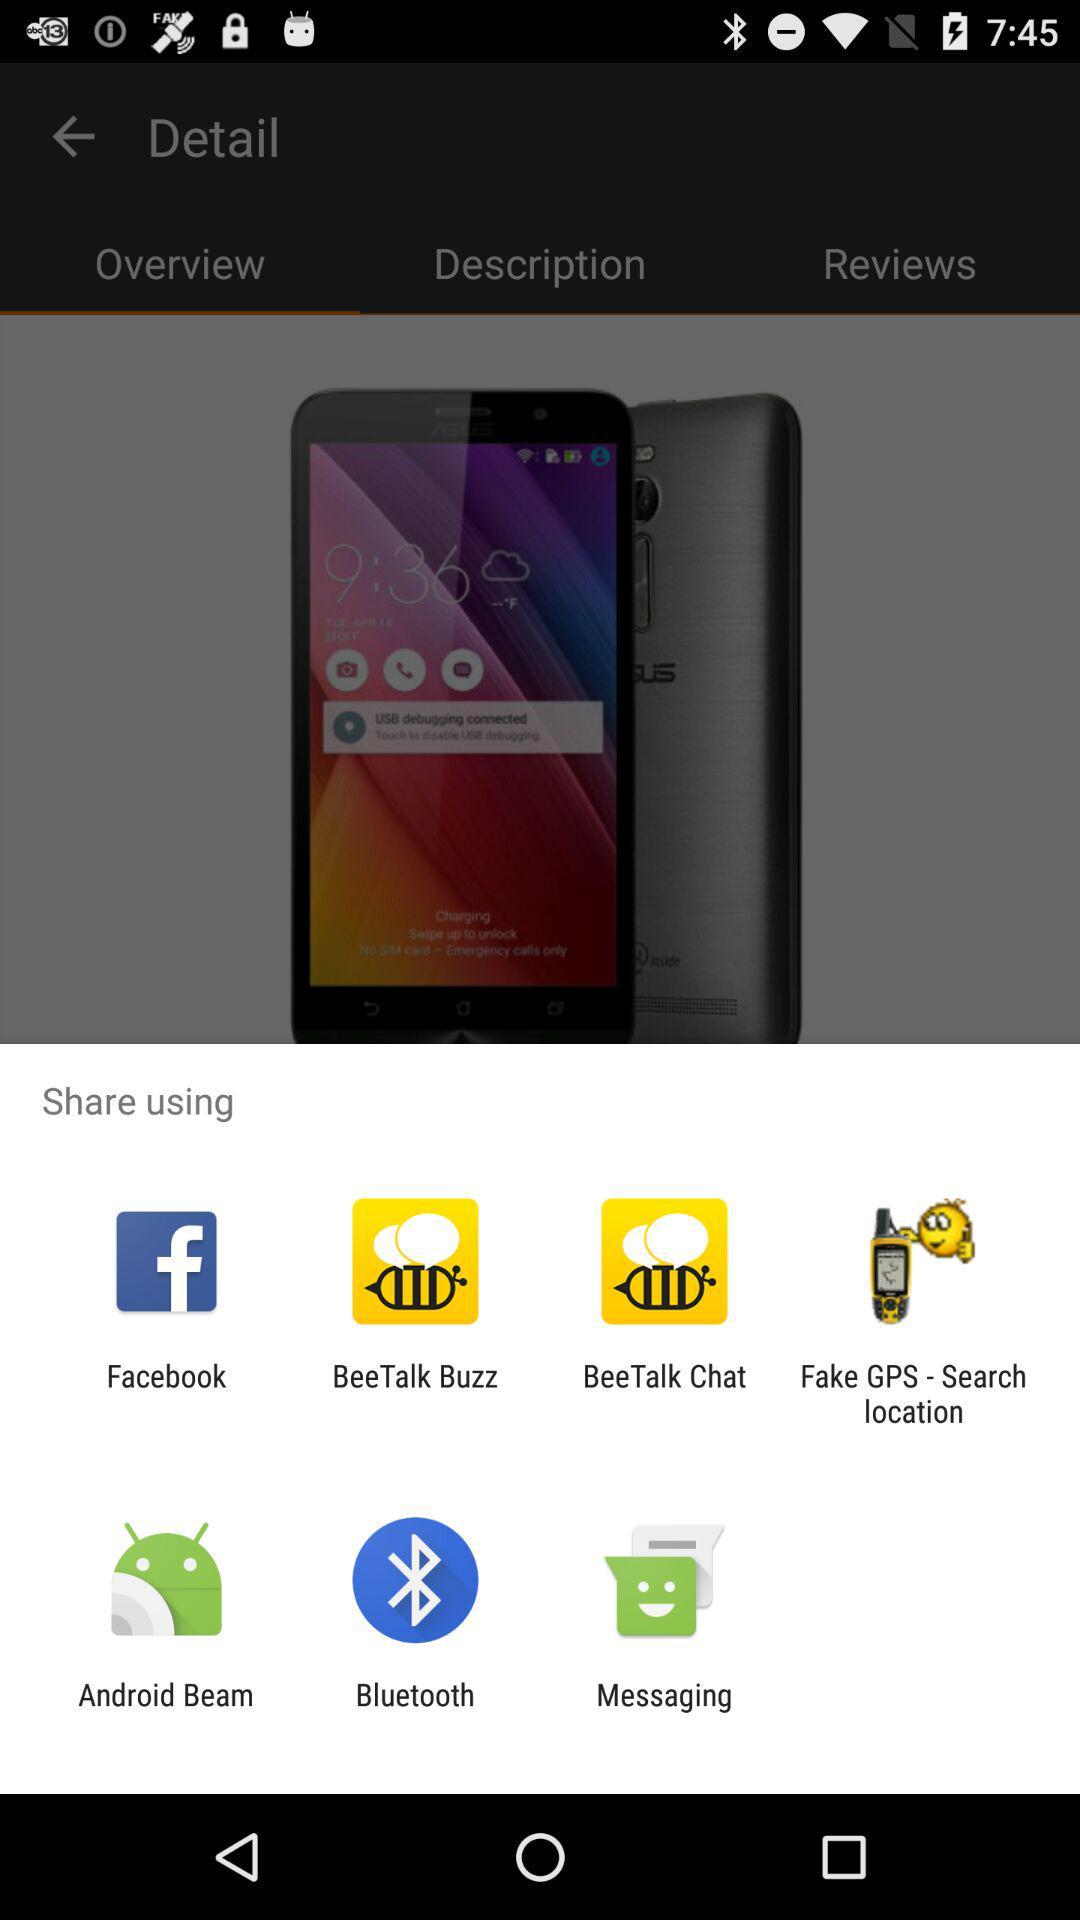 This screenshot has height=1920, width=1080. Describe the element at coordinates (165, 1711) in the screenshot. I see `the android beam` at that location.